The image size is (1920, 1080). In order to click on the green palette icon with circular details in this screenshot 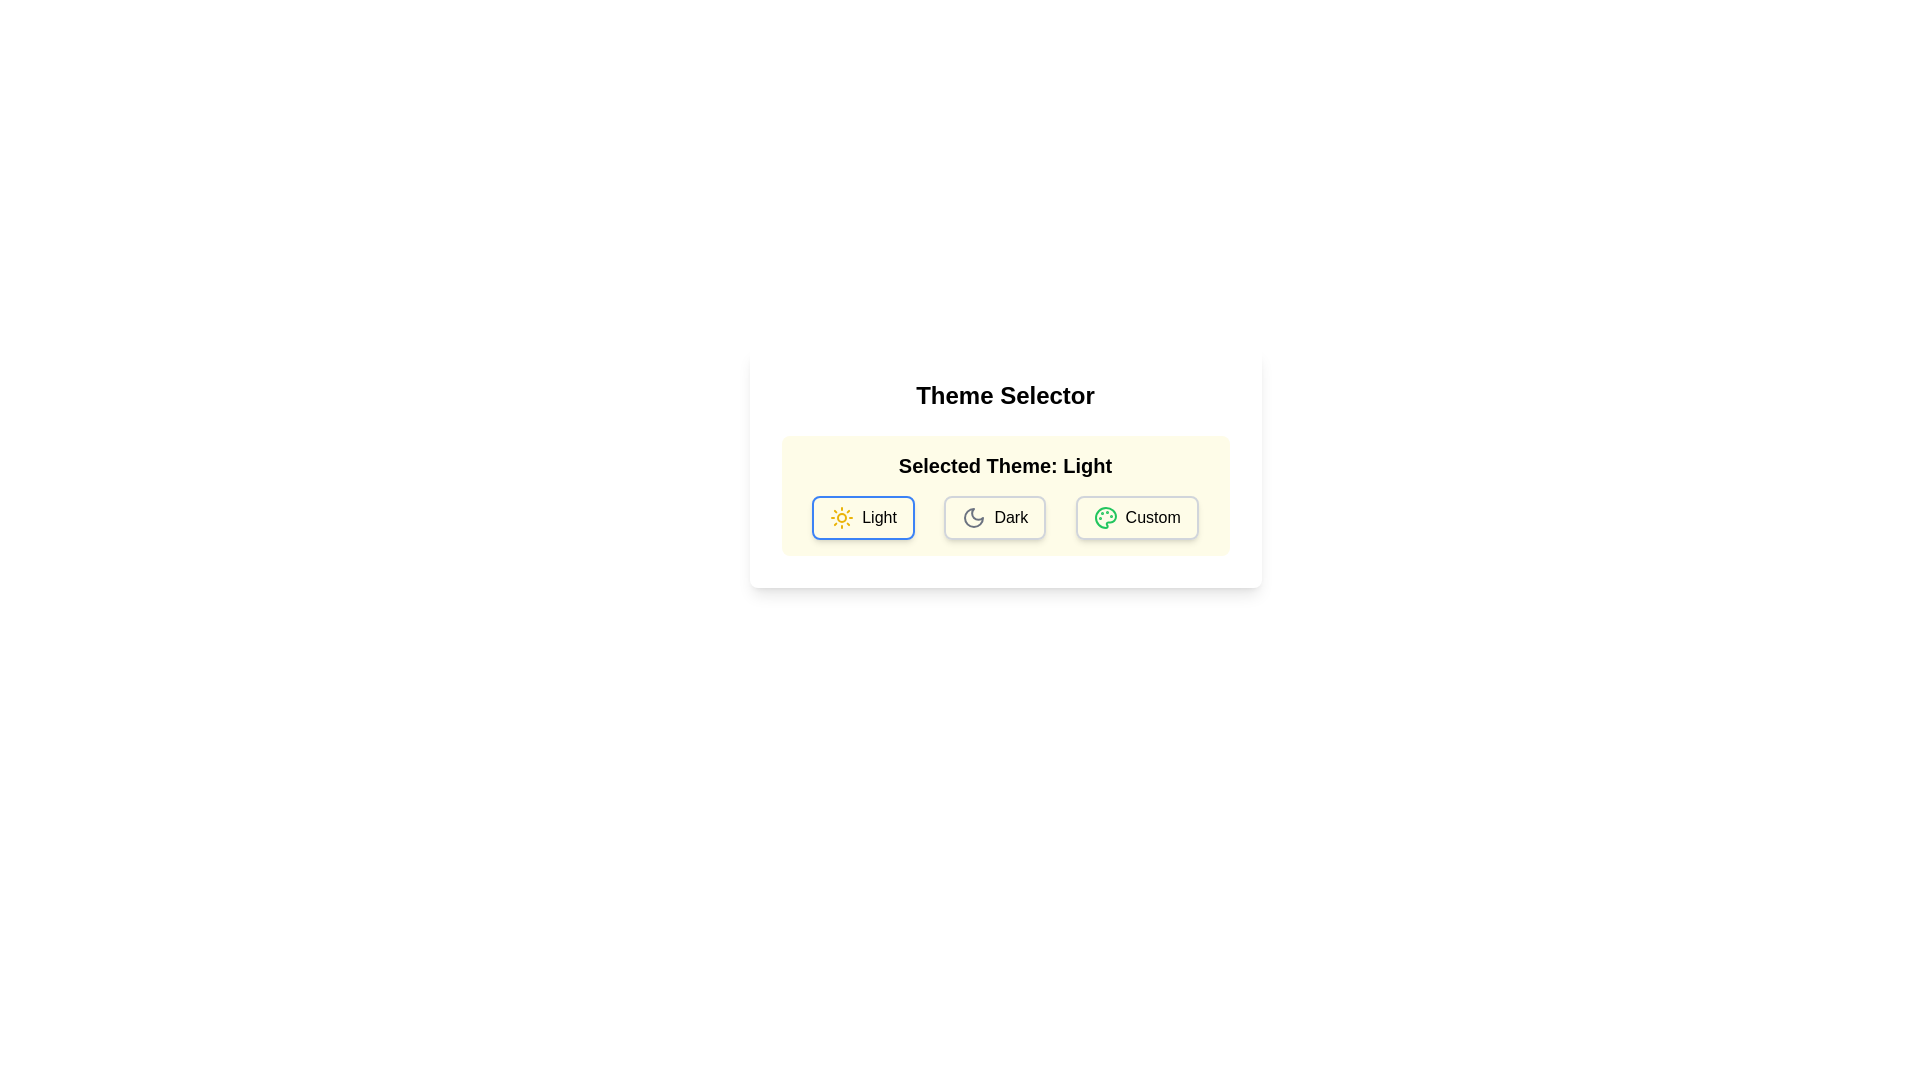, I will do `click(1104, 516)`.